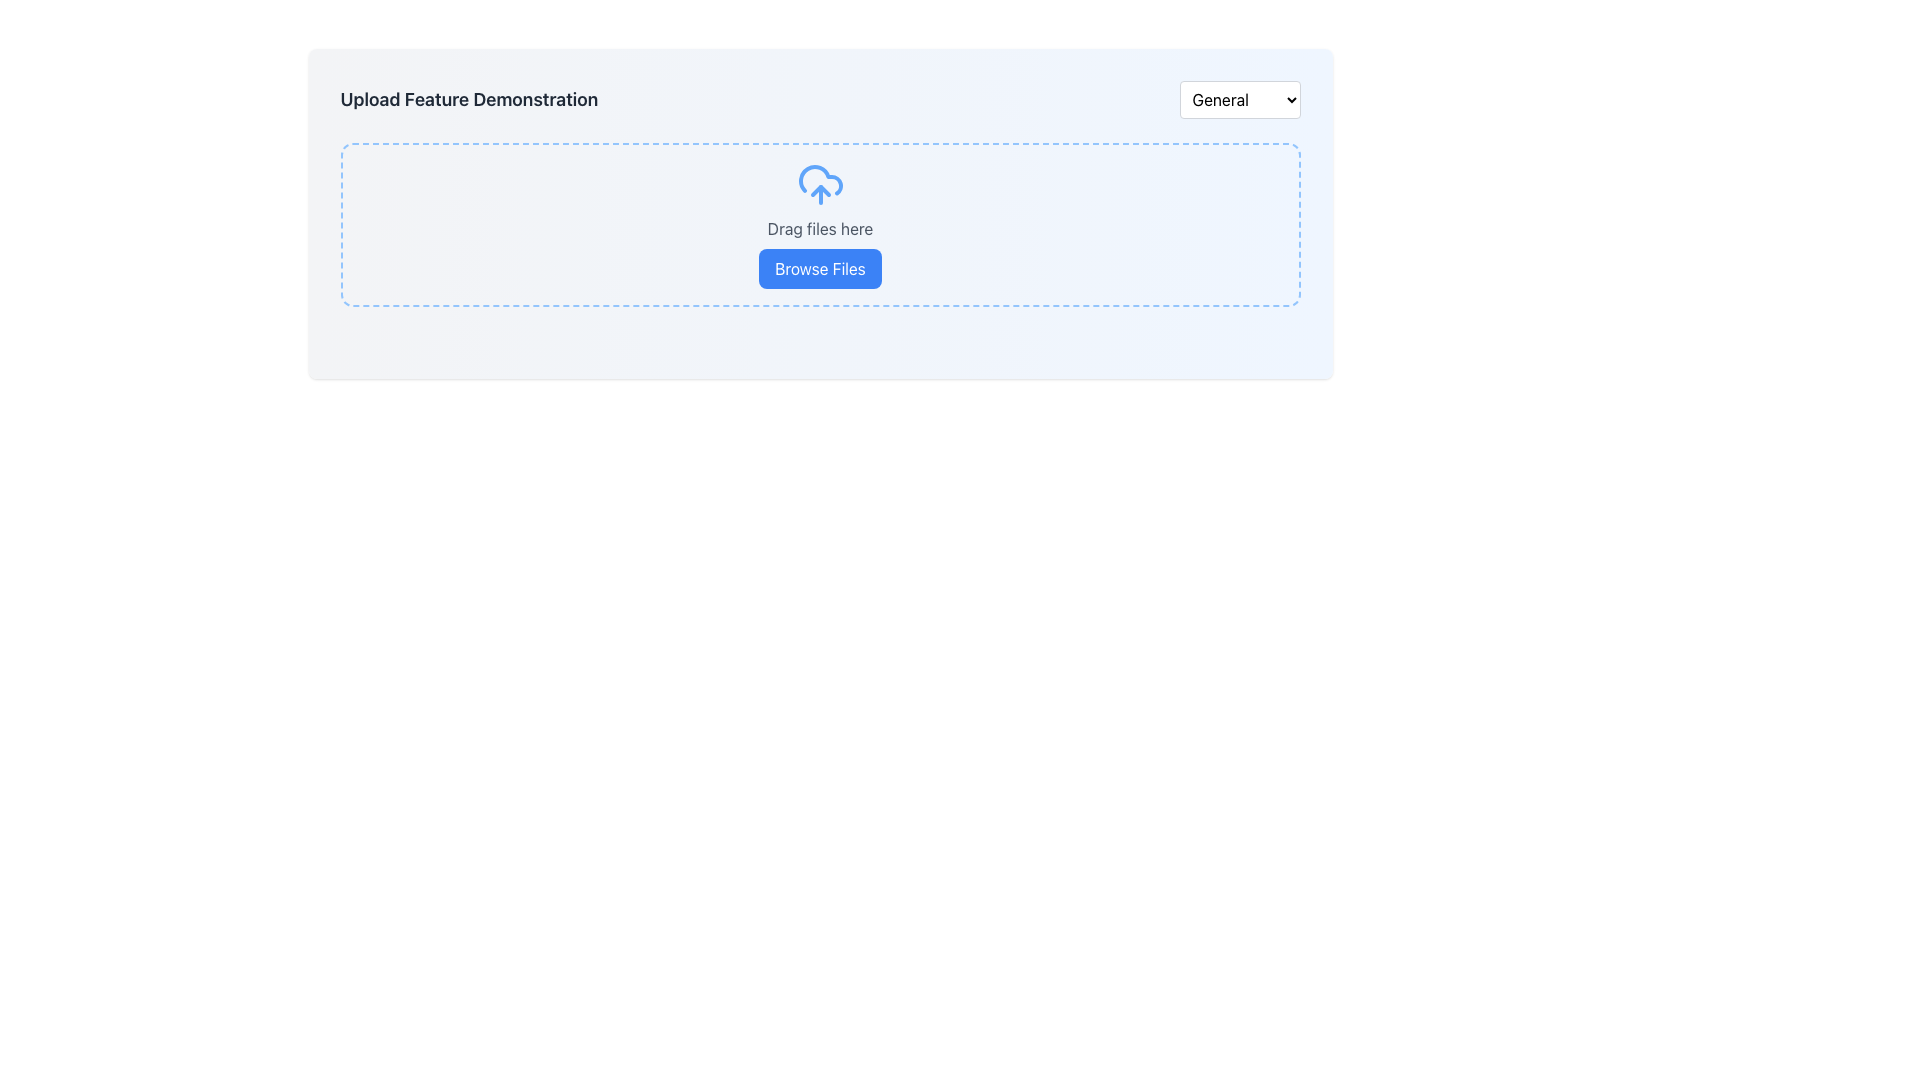  Describe the element at coordinates (820, 185) in the screenshot. I see `the cloud upload icon, which is styled in light blue and features a cloud outline with an upward-pointing arrow` at that location.